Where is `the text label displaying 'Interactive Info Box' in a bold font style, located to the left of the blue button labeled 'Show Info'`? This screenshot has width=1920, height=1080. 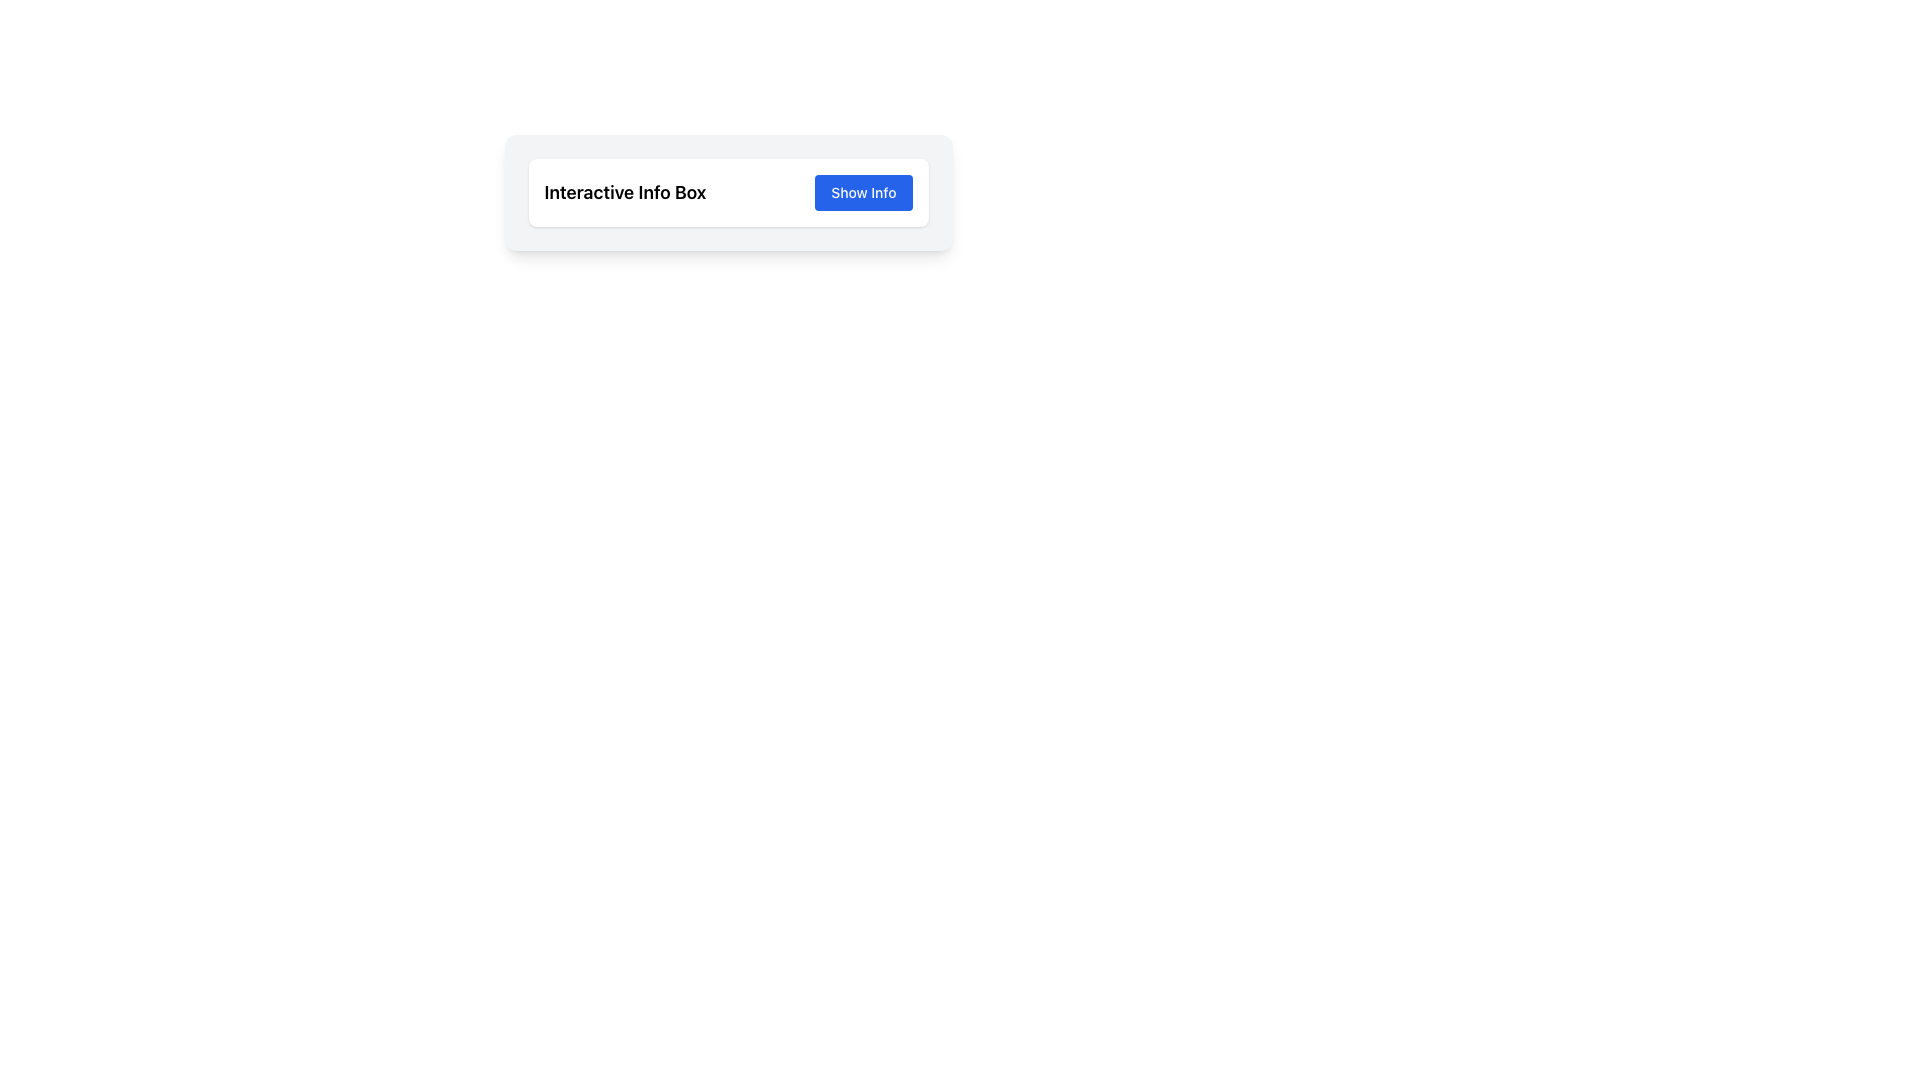 the text label displaying 'Interactive Info Box' in a bold font style, located to the left of the blue button labeled 'Show Info' is located at coordinates (624, 192).